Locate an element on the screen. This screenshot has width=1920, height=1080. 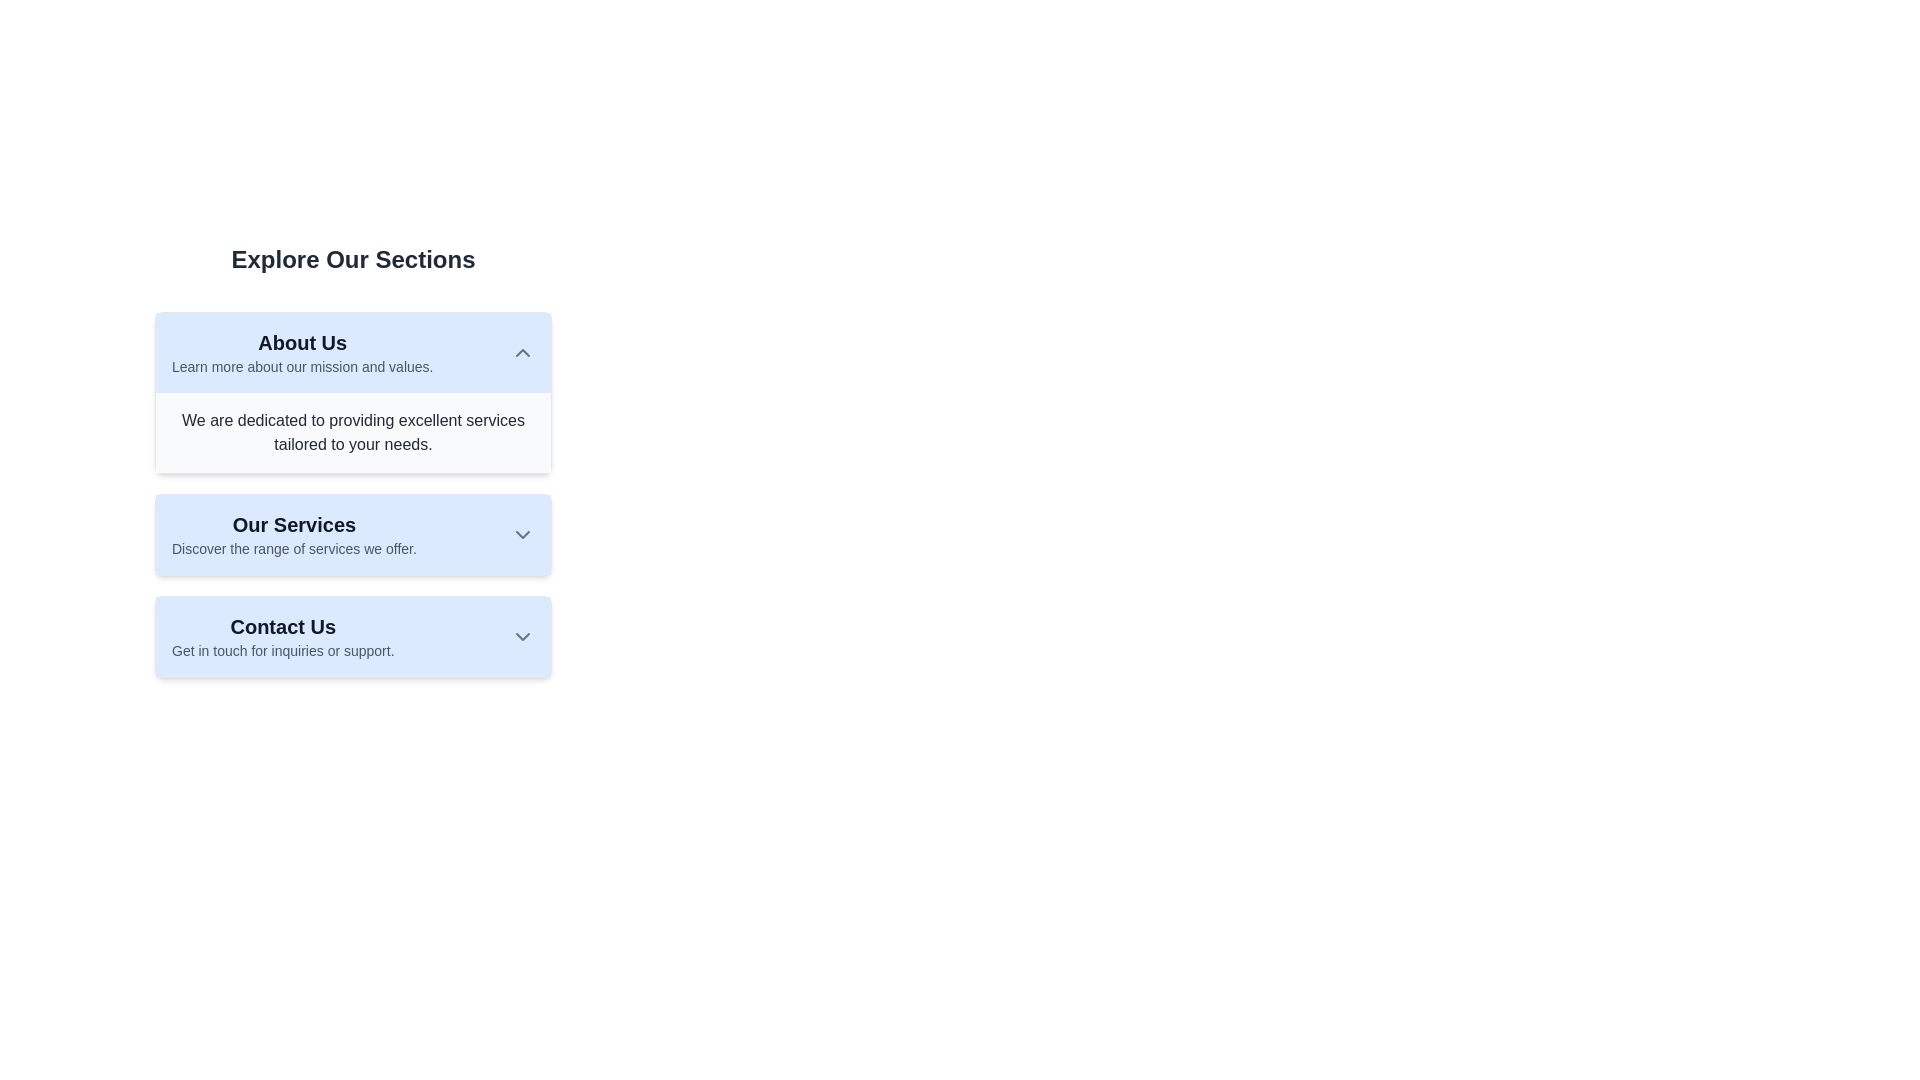
the downward-facing gray chevron icon located to the far right of the 'Contact Us' section for additional indication is located at coordinates (523, 636).